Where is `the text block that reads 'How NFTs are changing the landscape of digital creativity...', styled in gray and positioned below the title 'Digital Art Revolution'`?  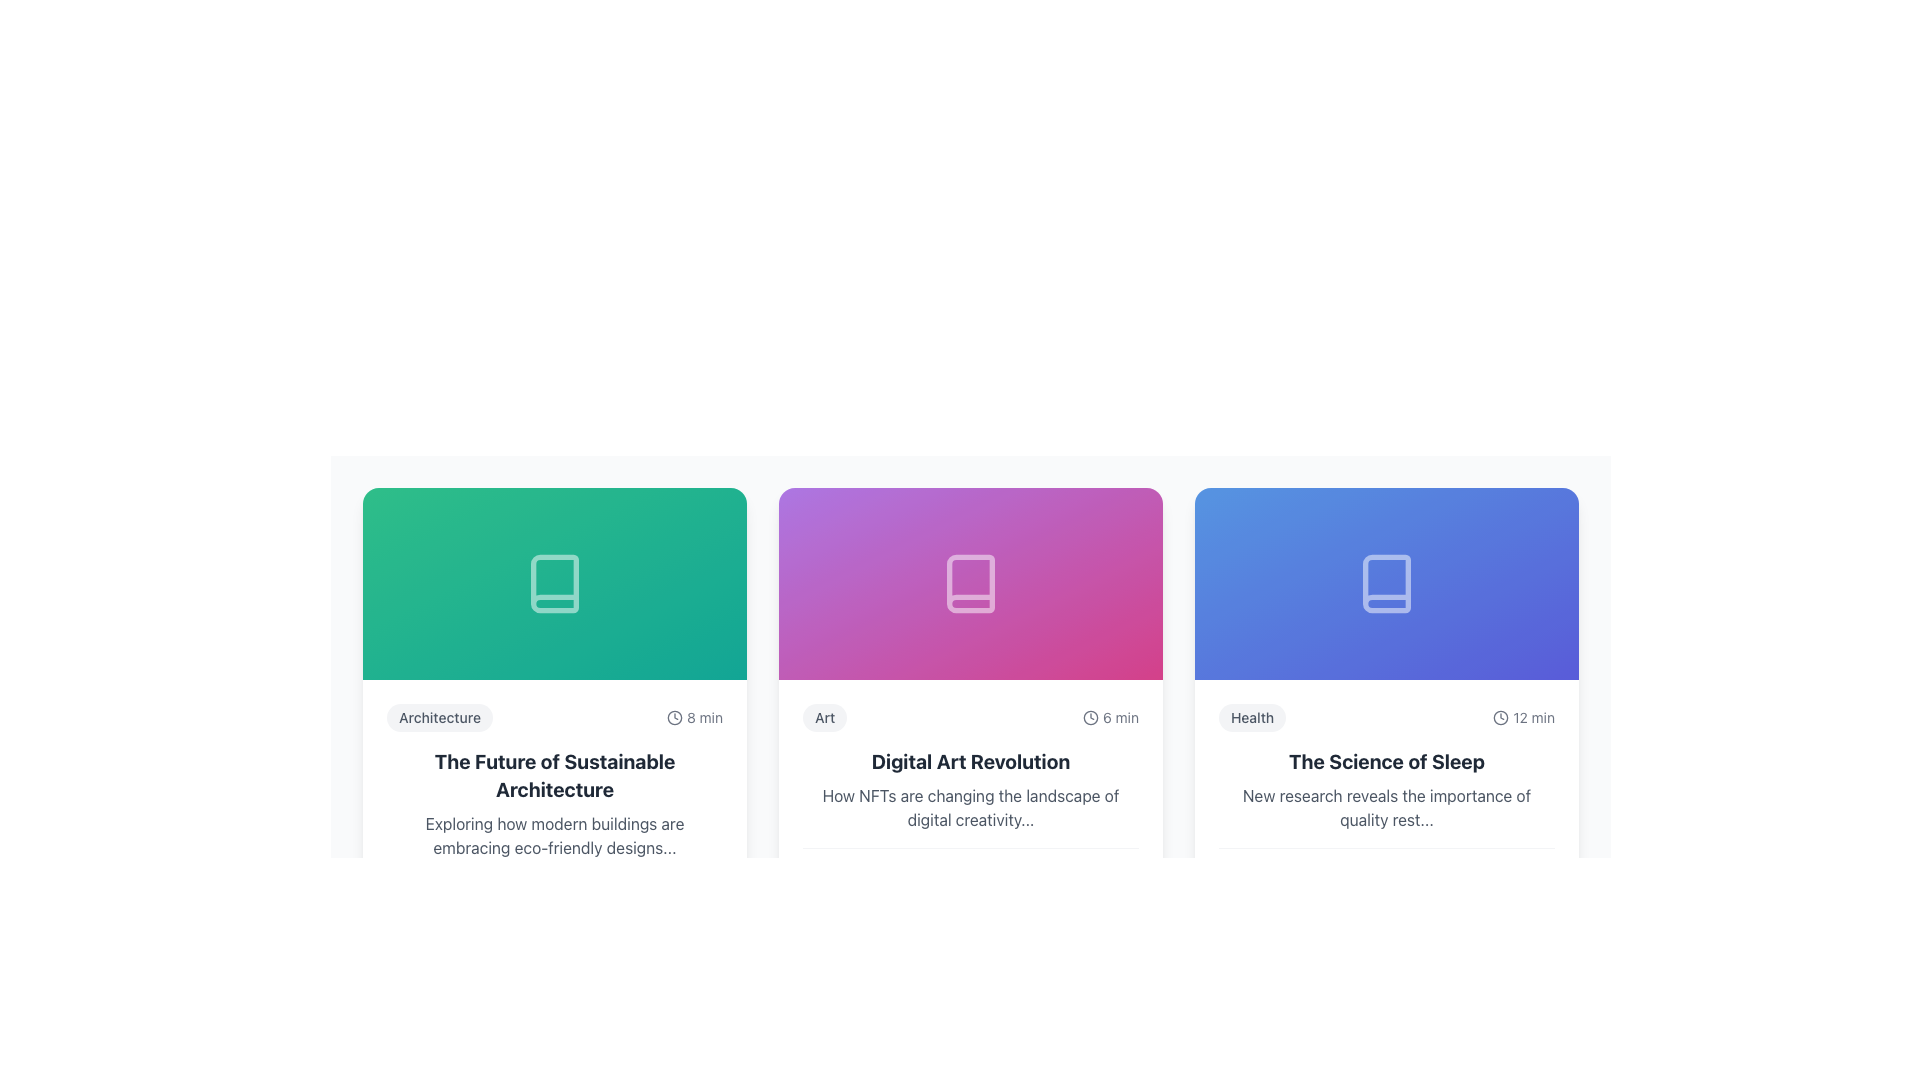
the text block that reads 'How NFTs are changing the landscape of digital creativity...', styled in gray and positioned below the title 'Digital Art Revolution' is located at coordinates (970, 806).